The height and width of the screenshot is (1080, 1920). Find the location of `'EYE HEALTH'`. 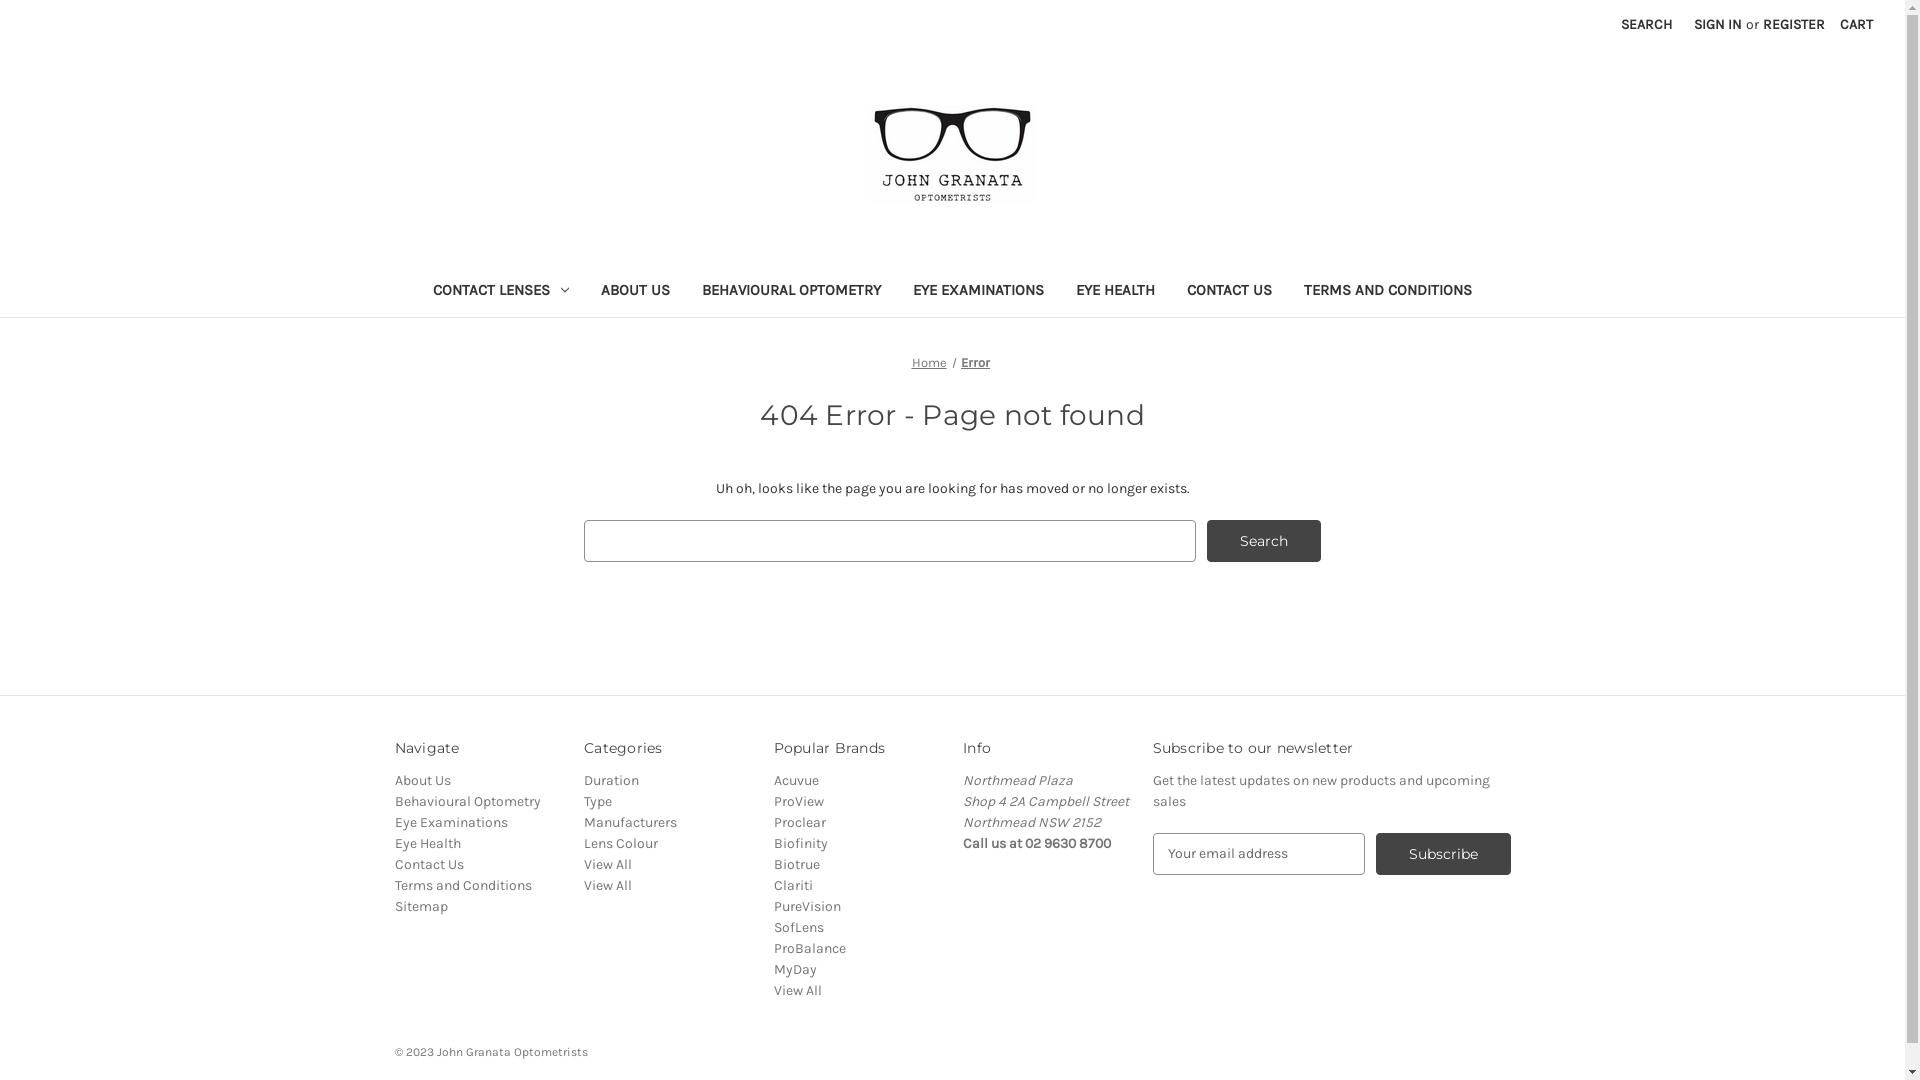

'EYE HEALTH' is located at coordinates (1114, 292).